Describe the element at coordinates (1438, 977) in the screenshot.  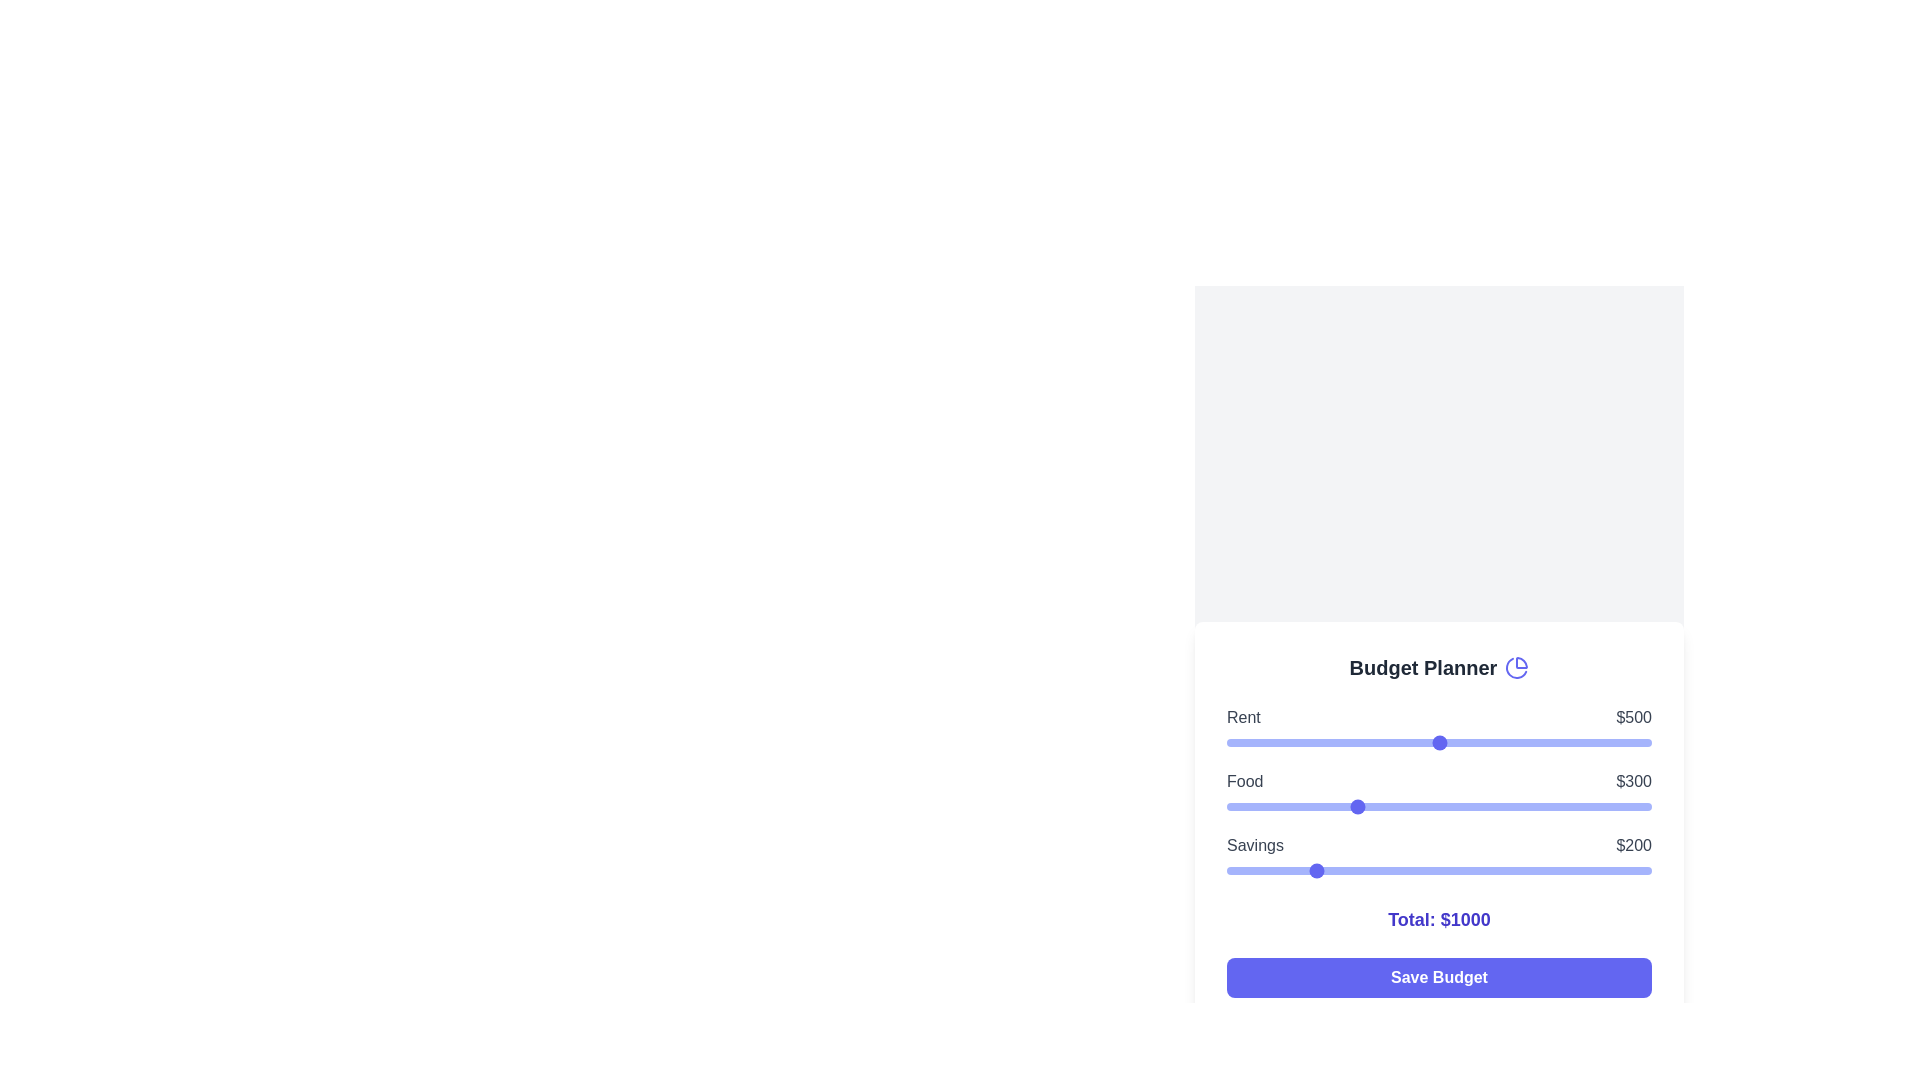
I see `the 'Save Budget' button` at that location.